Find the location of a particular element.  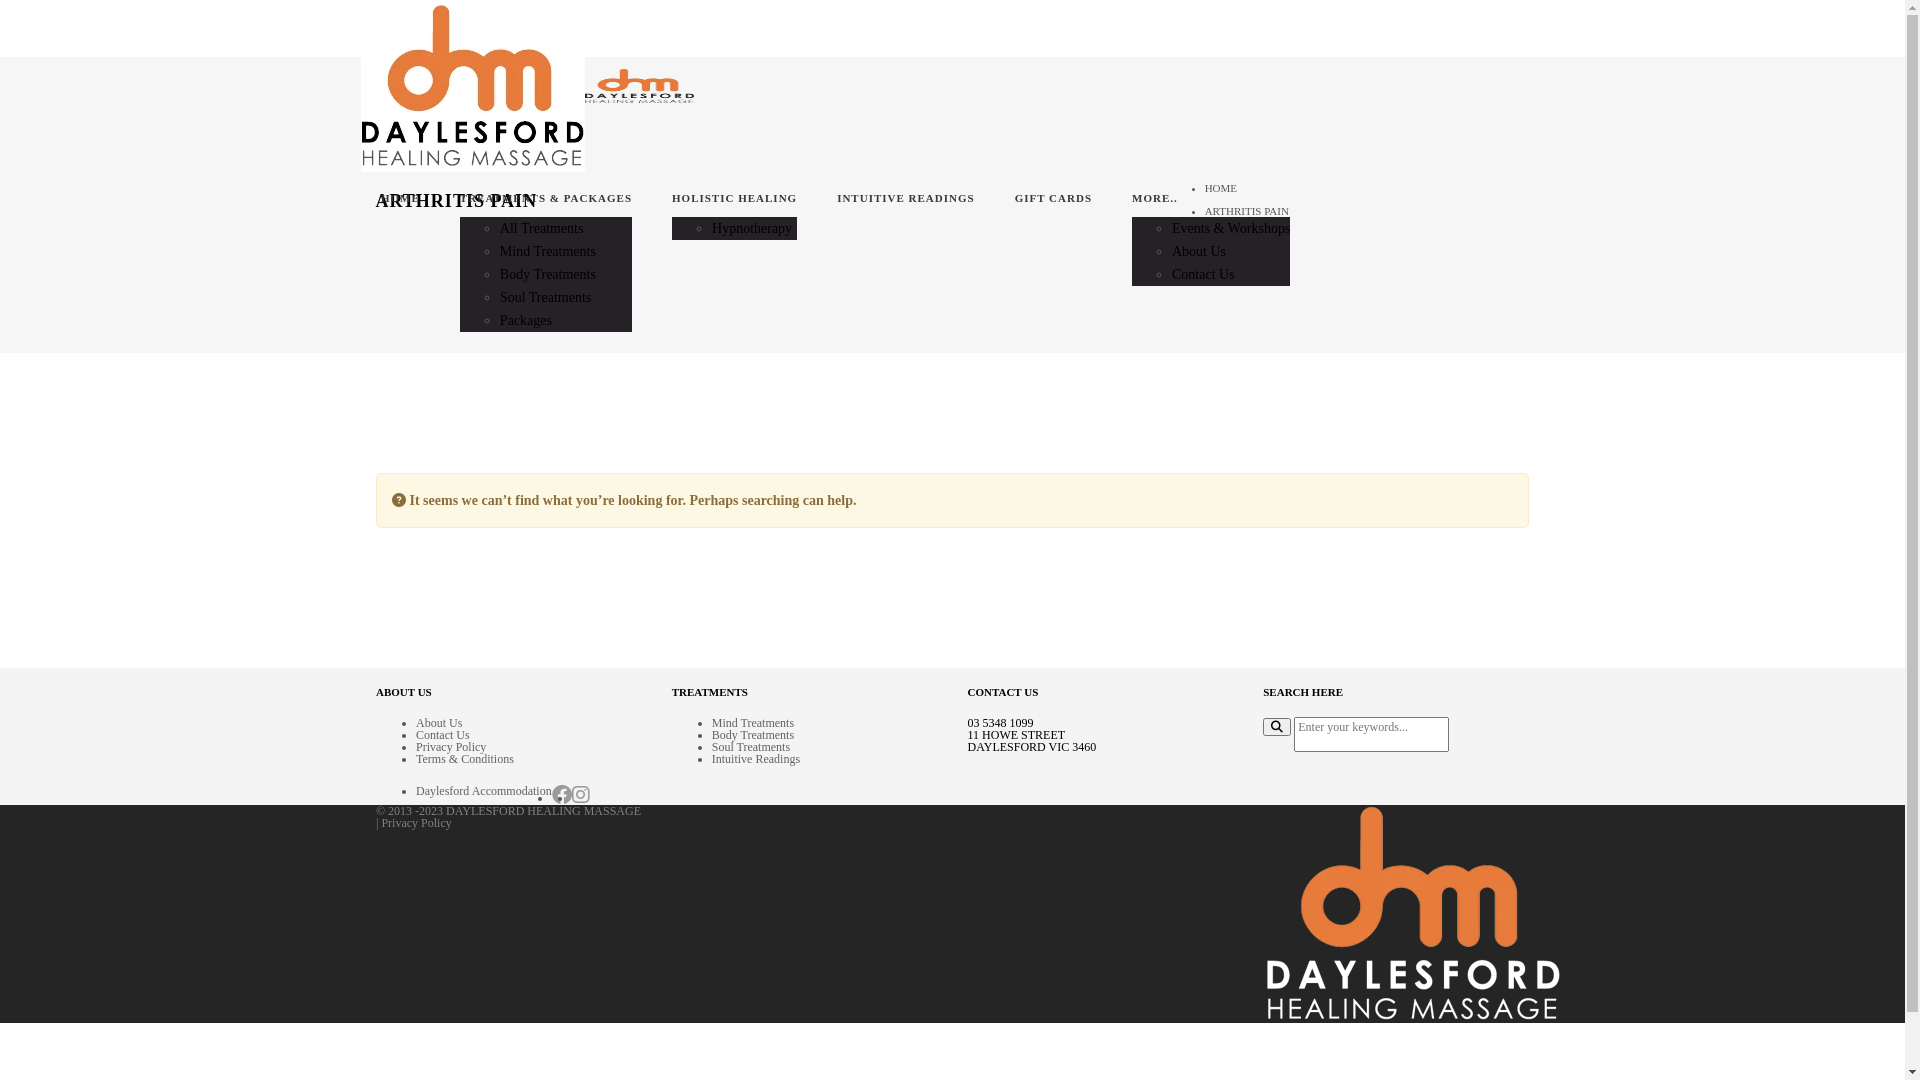

'Body Treatments' is located at coordinates (547, 274).